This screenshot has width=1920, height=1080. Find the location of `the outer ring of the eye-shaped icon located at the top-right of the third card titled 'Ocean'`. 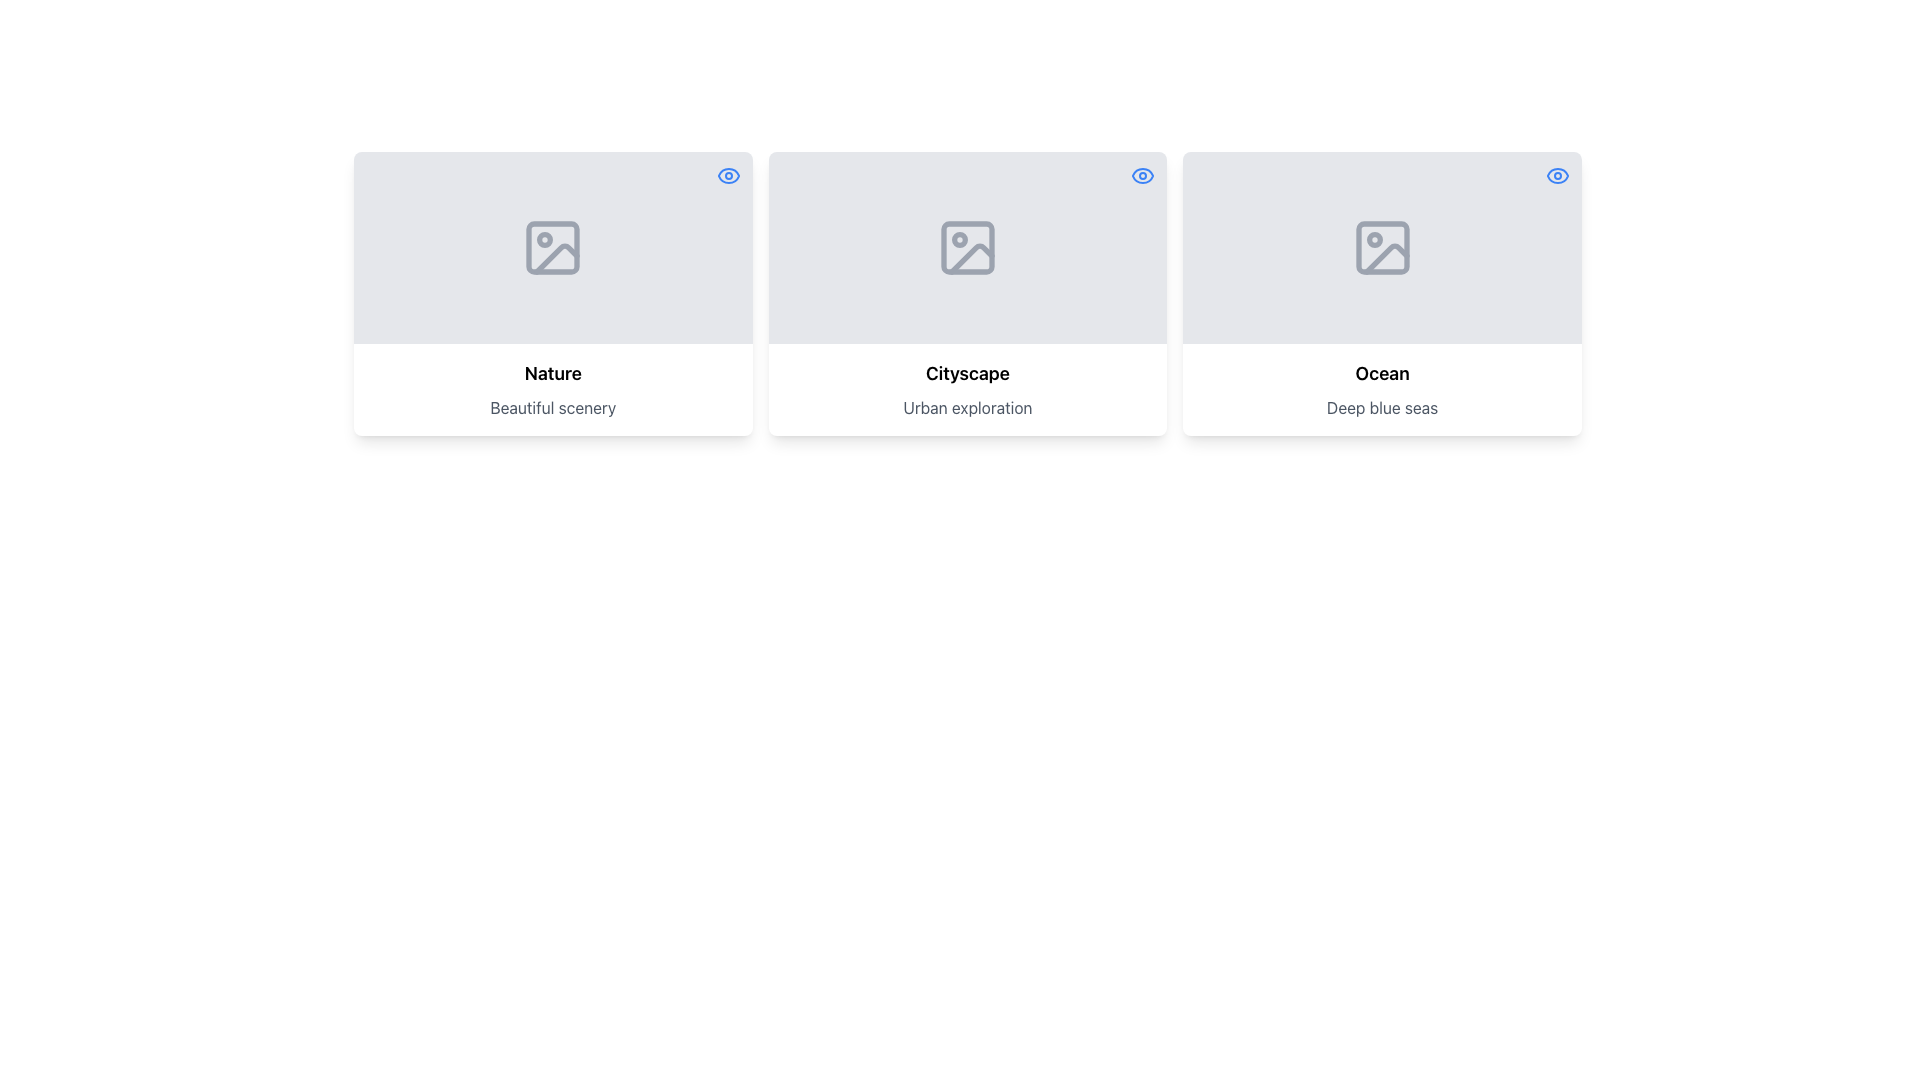

the outer ring of the eye-shaped icon located at the top-right of the third card titled 'Ocean' is located at coordinates (1556, 175).